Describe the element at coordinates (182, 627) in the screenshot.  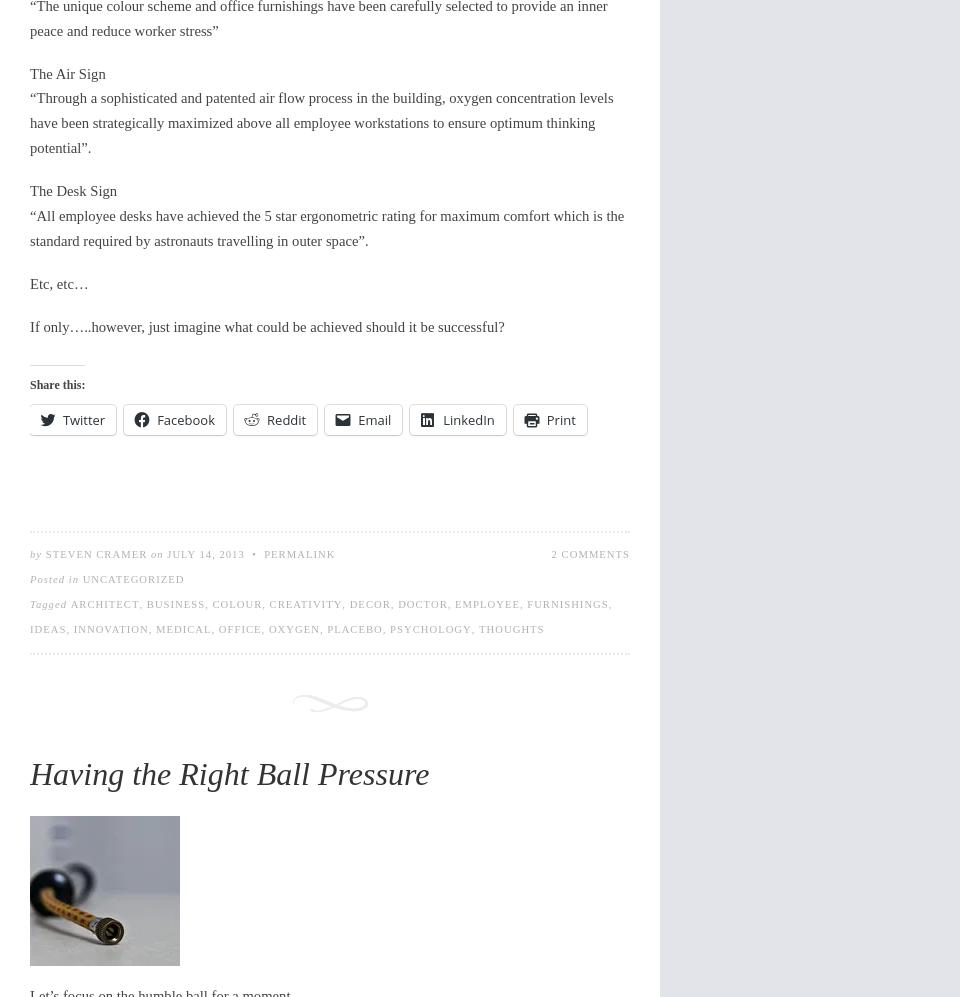
I see `'medical'` at that location.